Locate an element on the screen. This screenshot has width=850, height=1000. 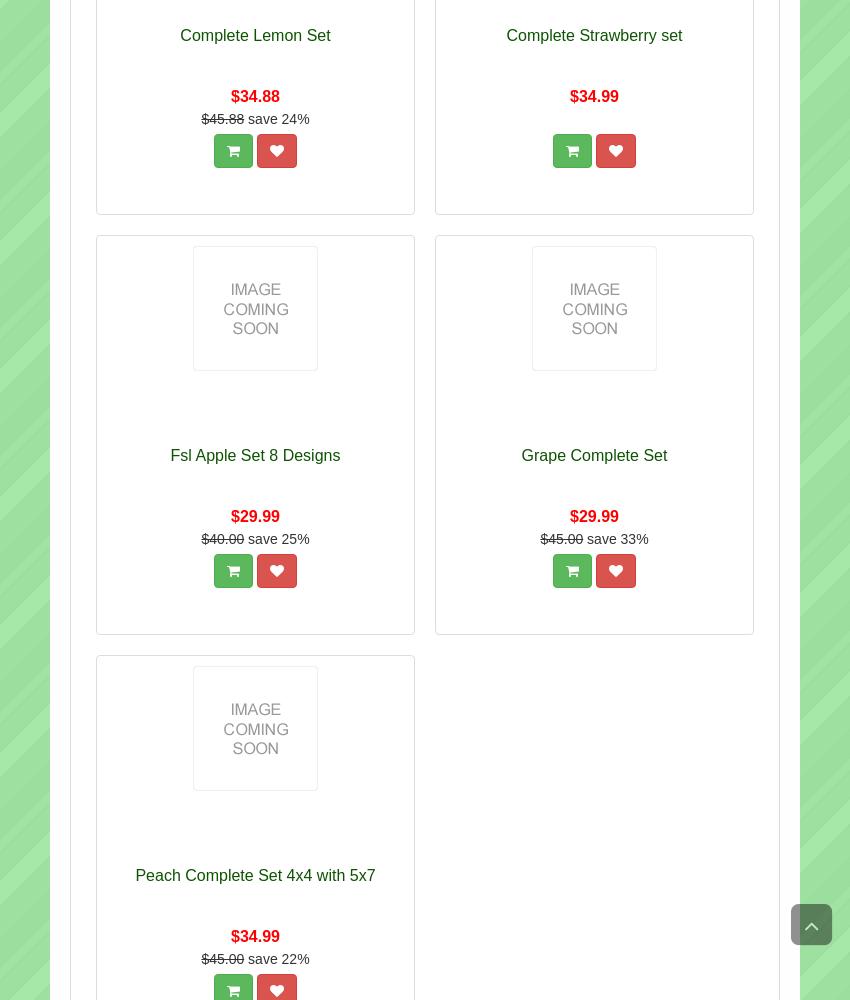
'Complete Lemon Set' is located at coordinates (255, 35).